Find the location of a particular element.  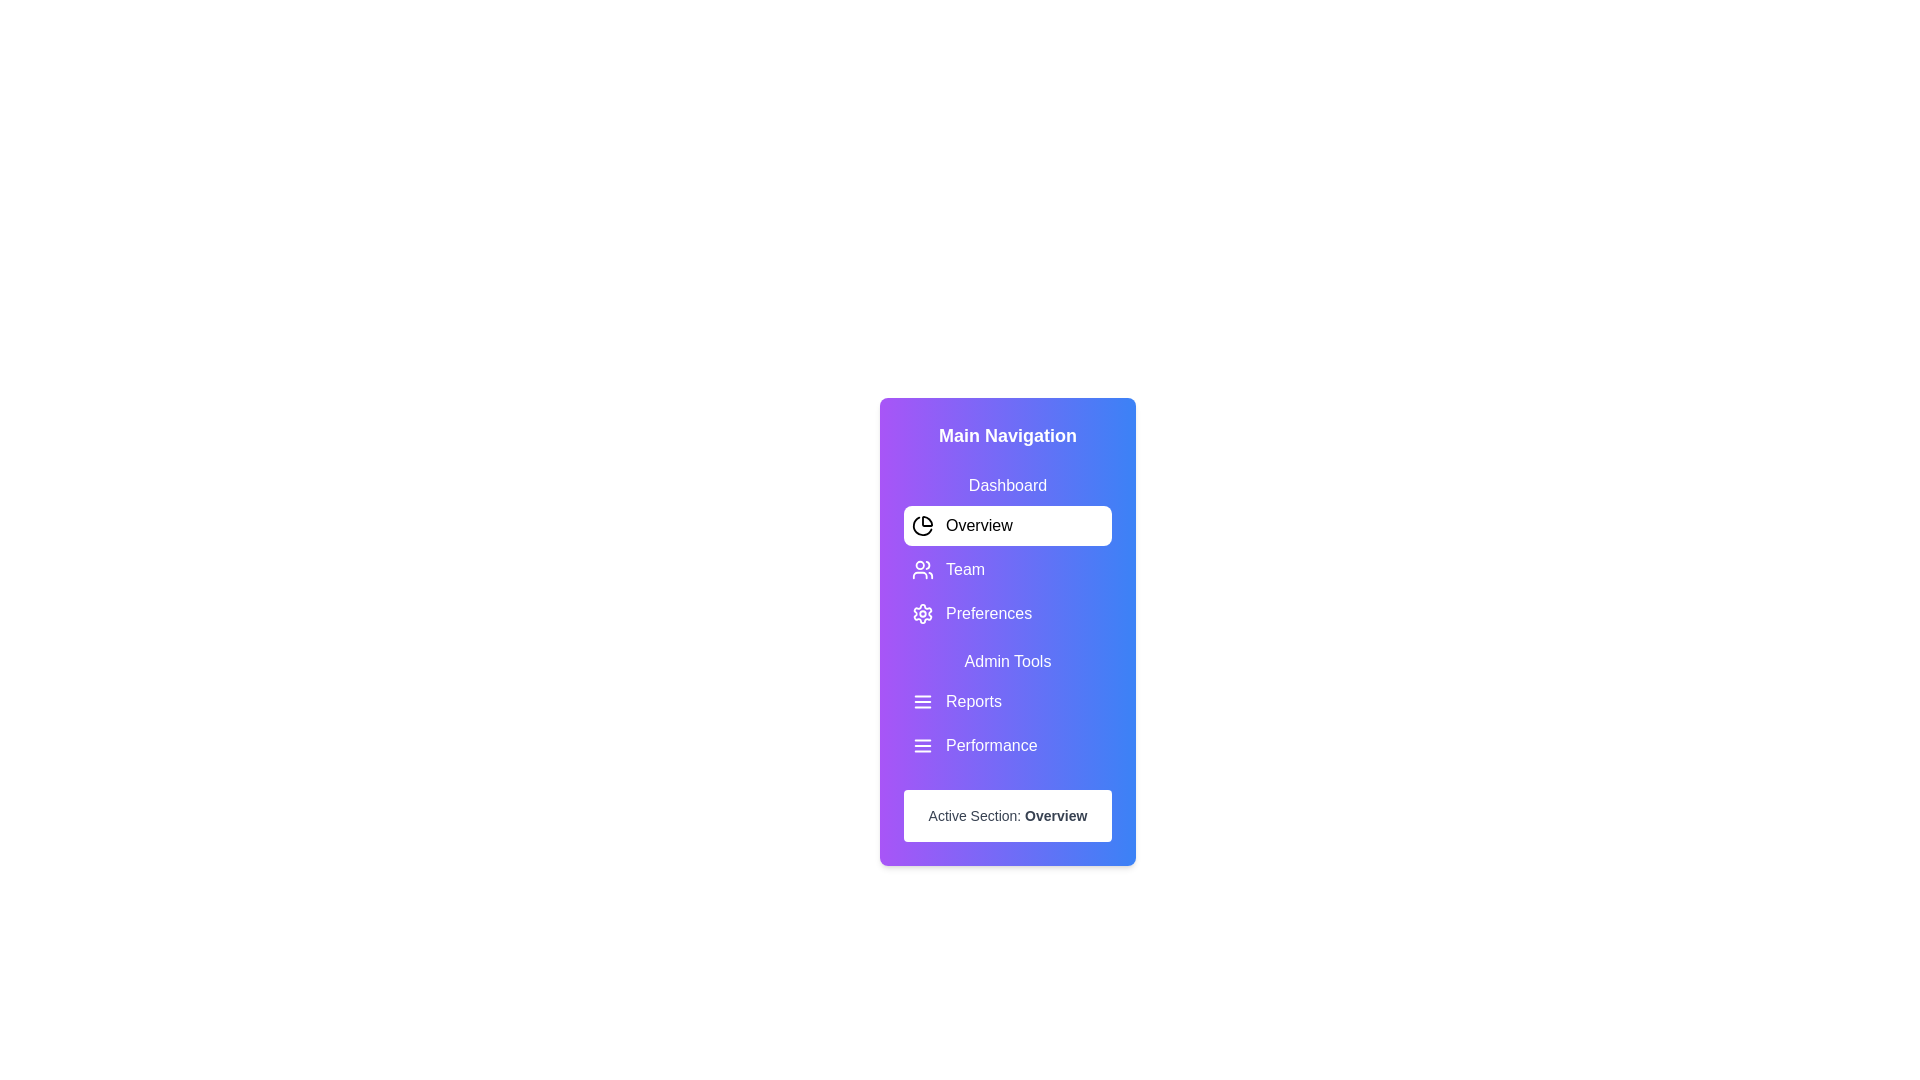

the menu option labeled Reports is located at coordinates (1008, 701).